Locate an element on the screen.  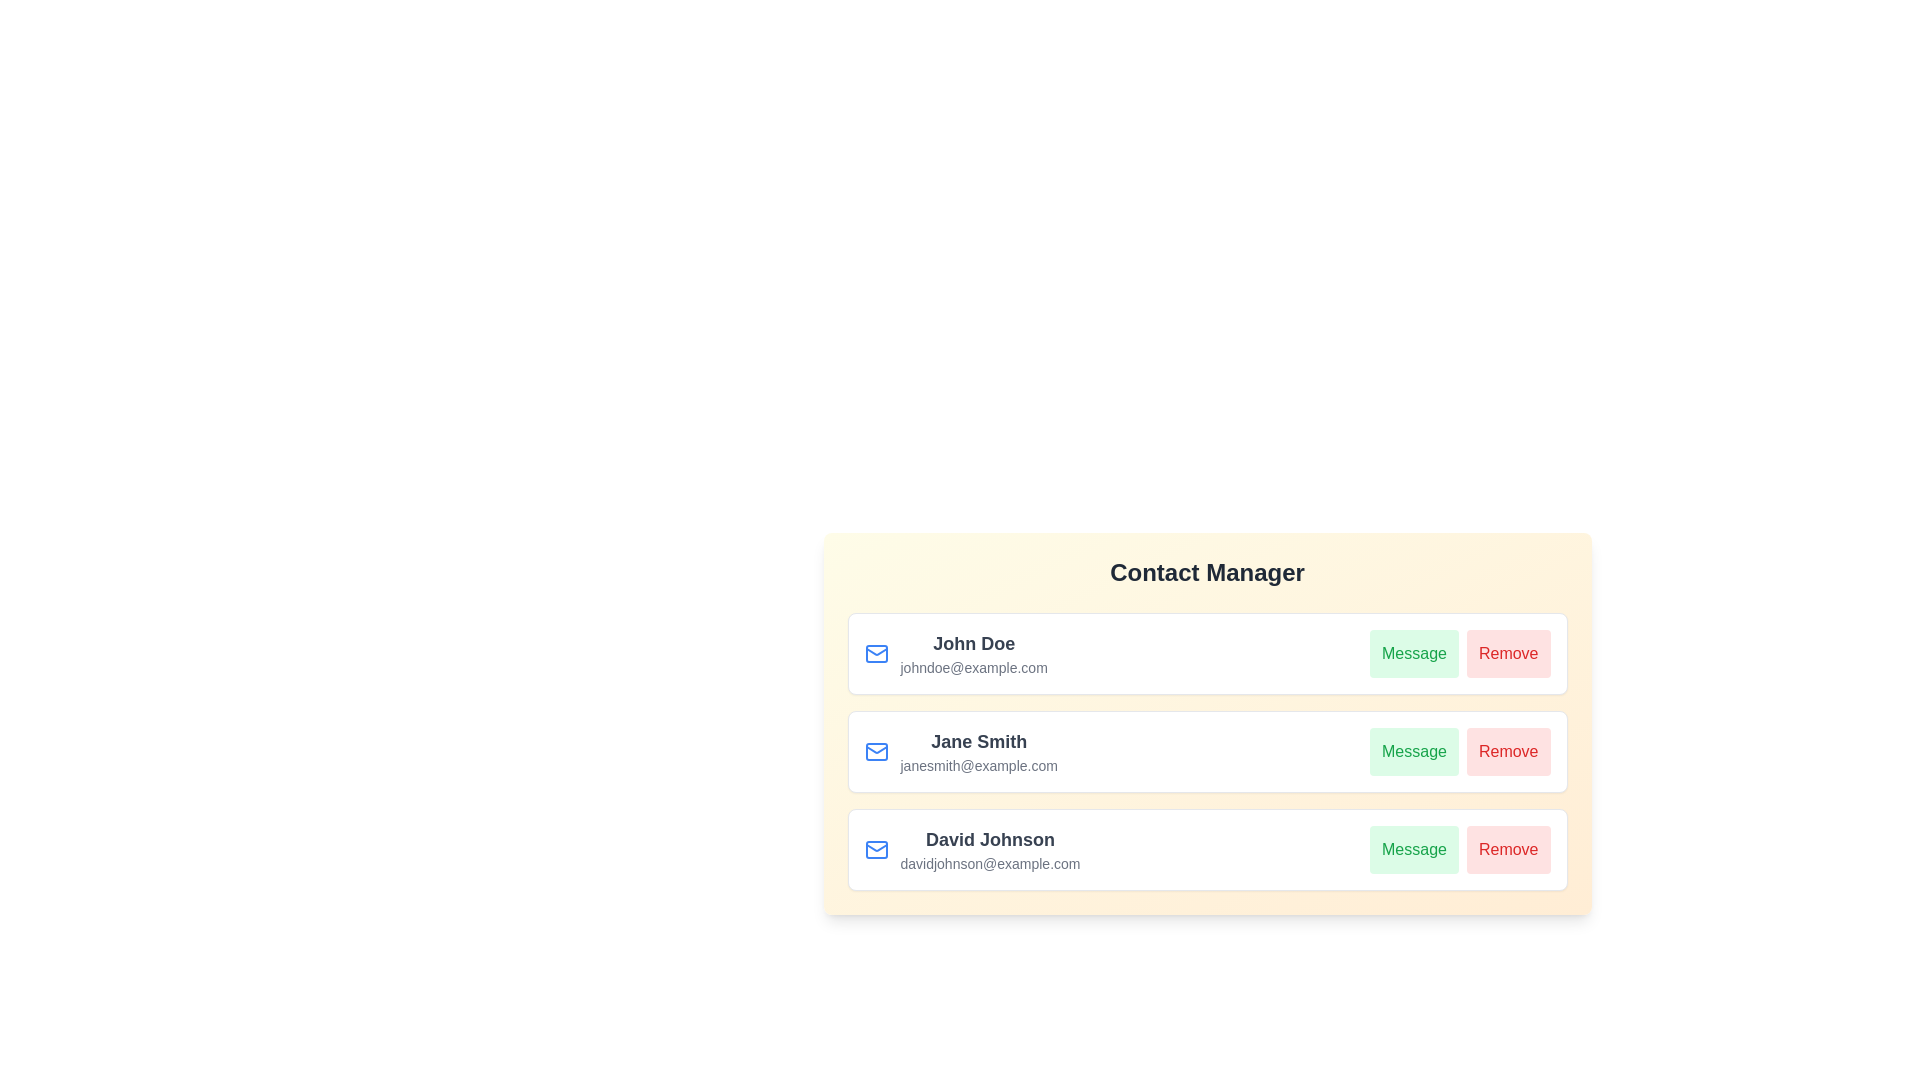
Remove button for the contact David Johnson is located at coordinates (1508, 849).